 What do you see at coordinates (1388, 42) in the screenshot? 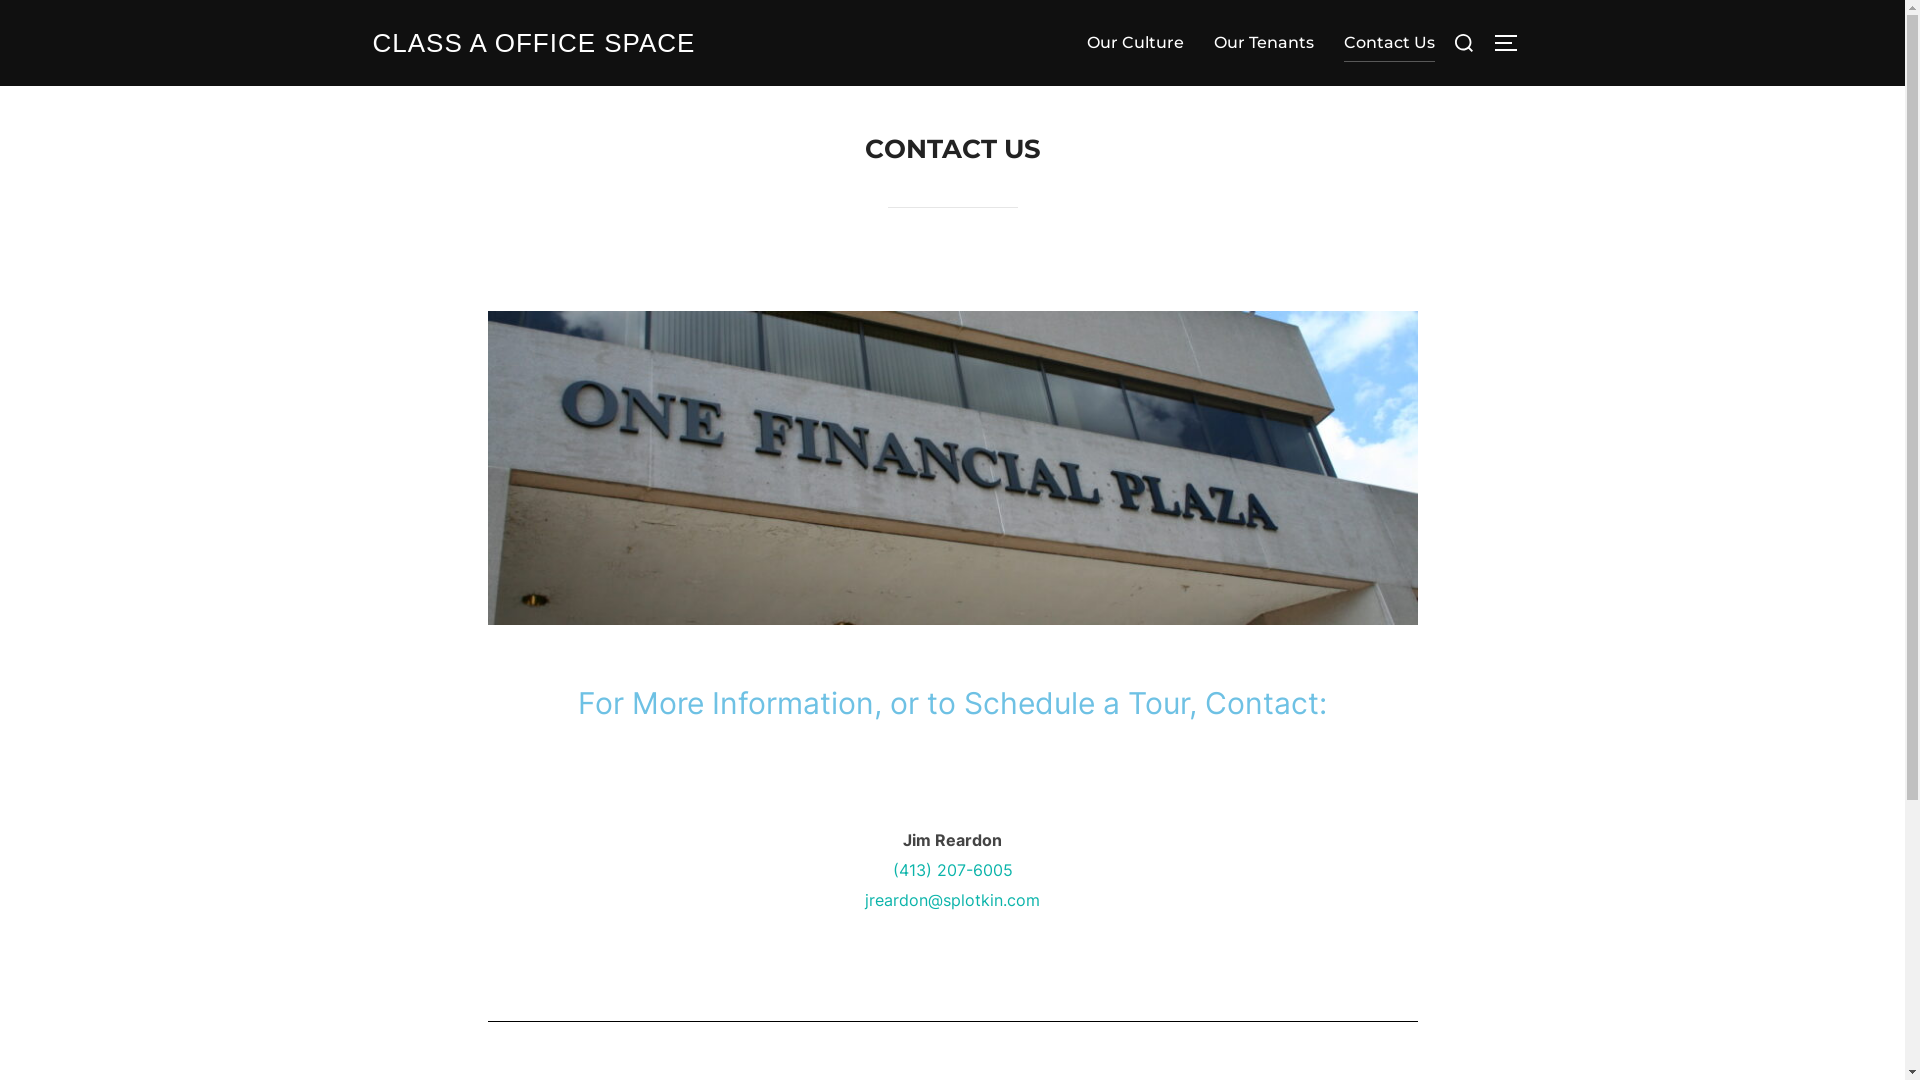
I see `'Contact Us'` at bounding box center [1388, 42].